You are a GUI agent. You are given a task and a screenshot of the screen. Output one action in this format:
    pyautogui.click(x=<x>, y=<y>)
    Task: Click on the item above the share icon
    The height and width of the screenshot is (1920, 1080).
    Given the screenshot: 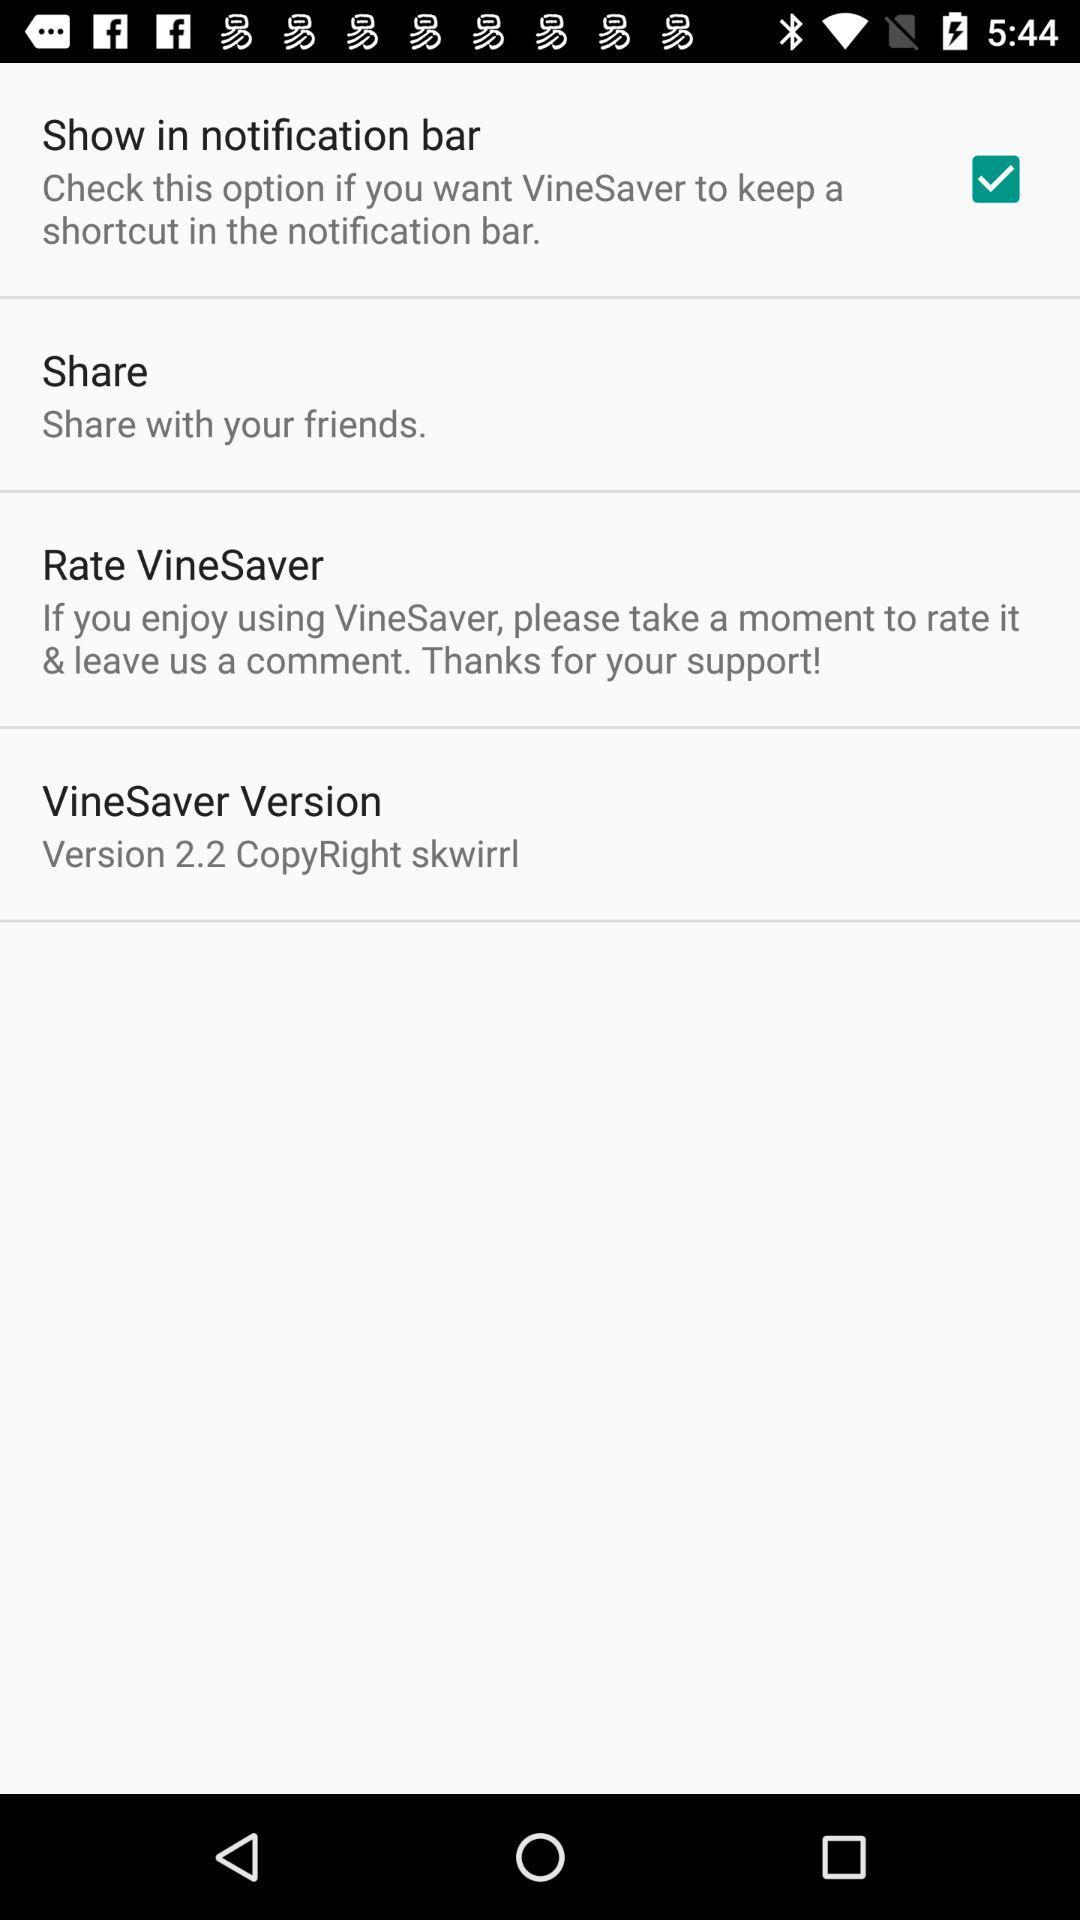 What is the action you would take?
    pyautogui.click(x=477, y=208)
    